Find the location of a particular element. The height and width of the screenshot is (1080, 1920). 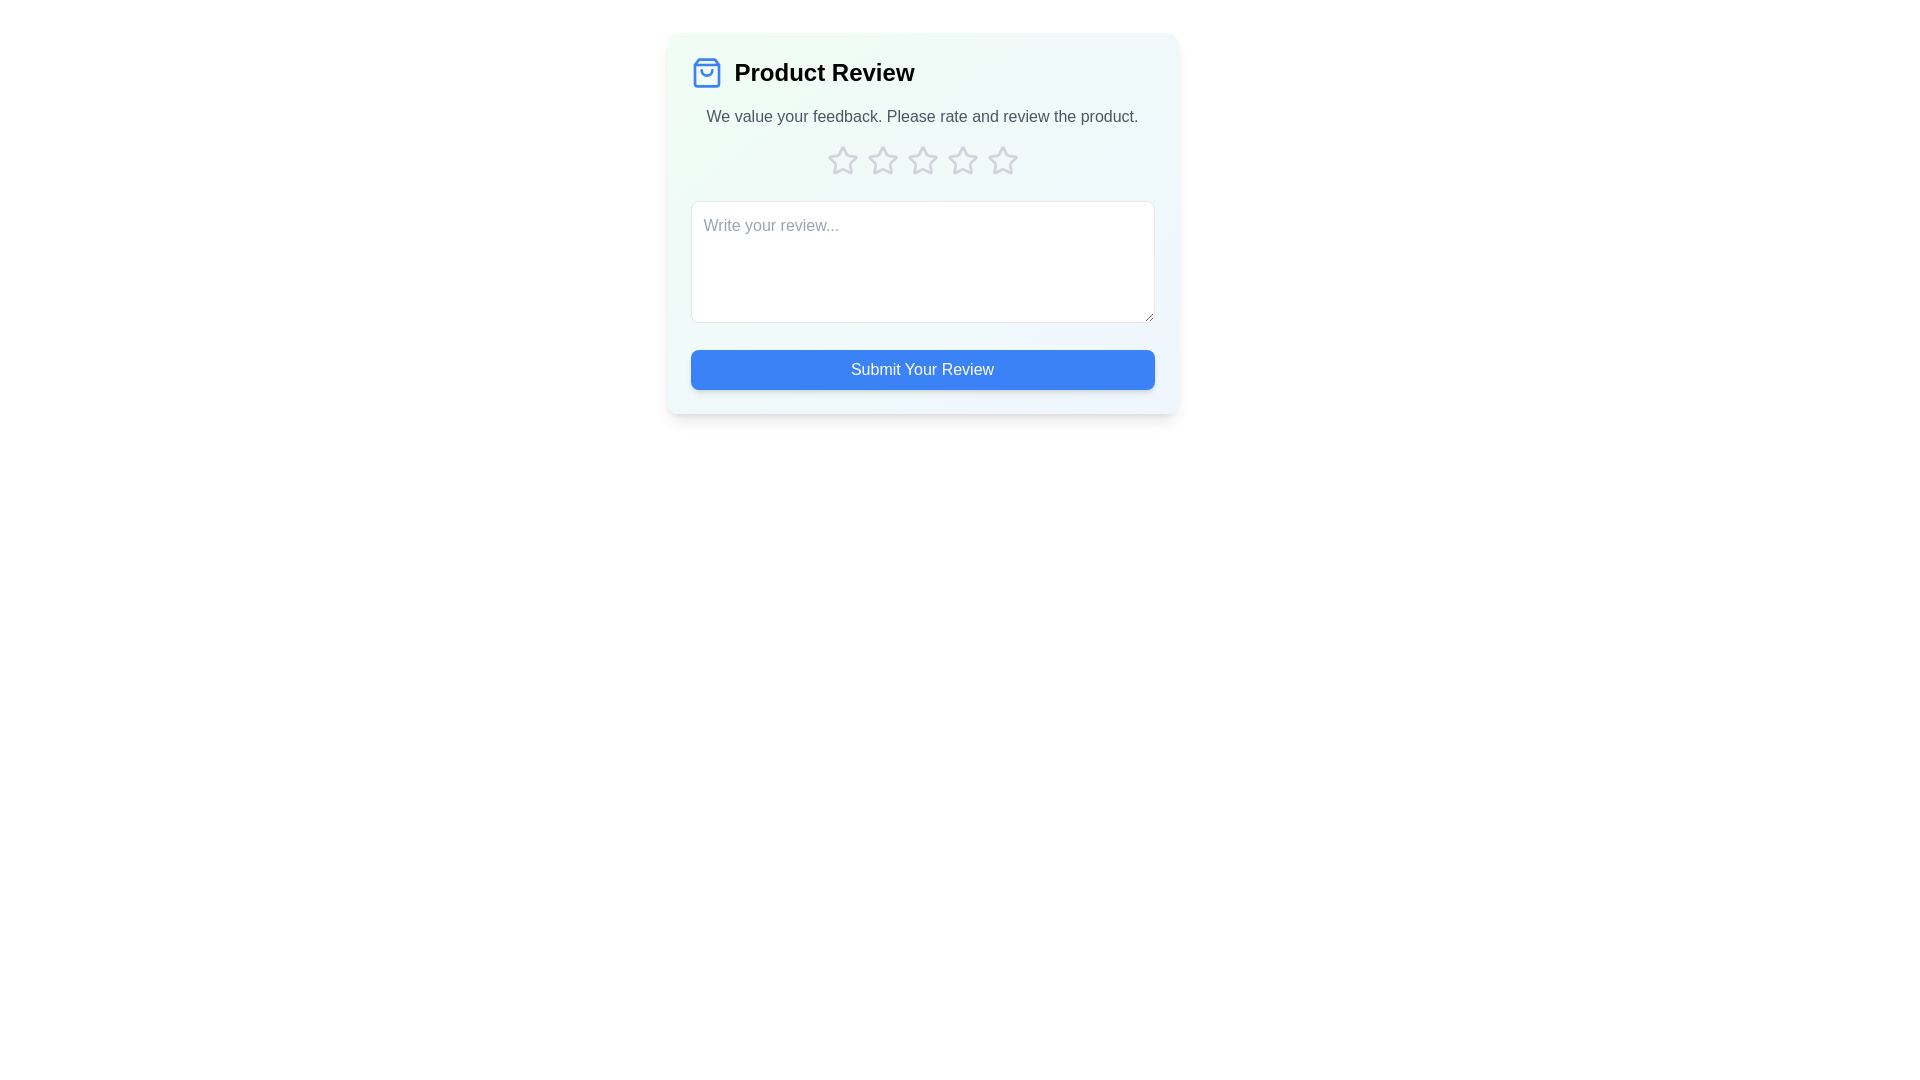

the fourth star icon in the rating system located beneath the 'Product Review' title to observe the hover effect is located at coordinates (962, 160).